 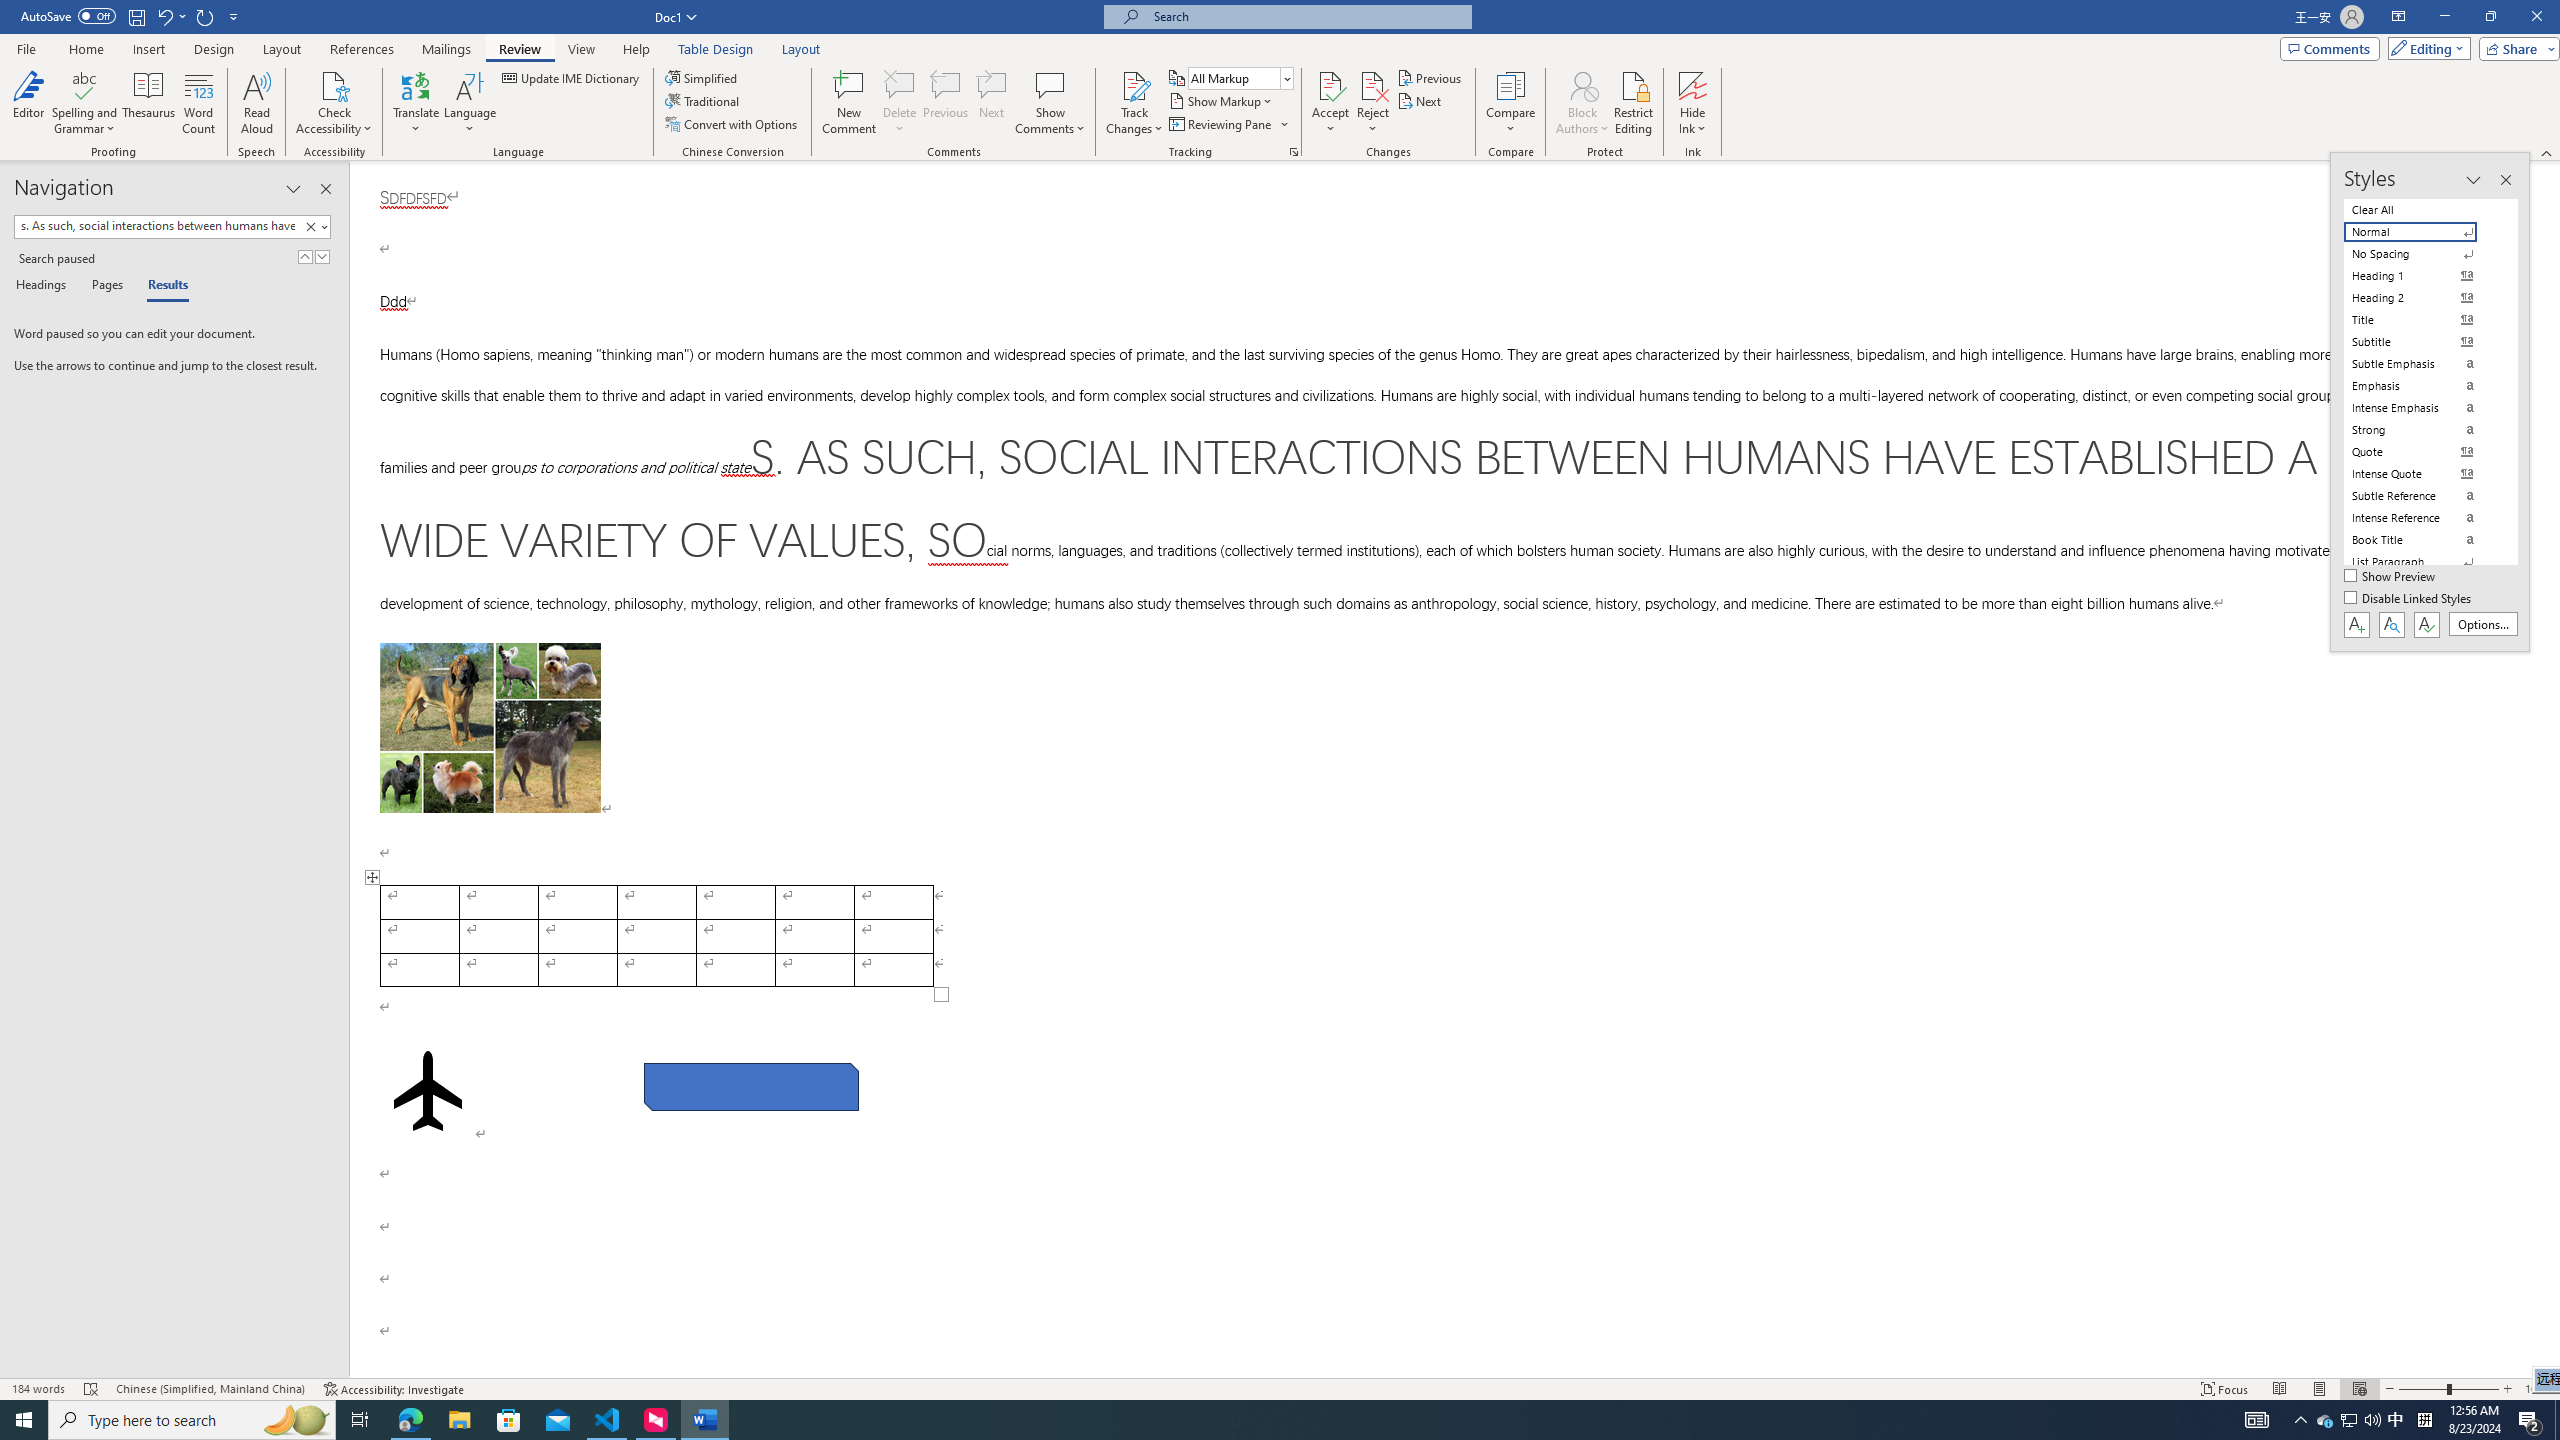 I want to click on 'List Paragraph', so click(x=2422, y=562).